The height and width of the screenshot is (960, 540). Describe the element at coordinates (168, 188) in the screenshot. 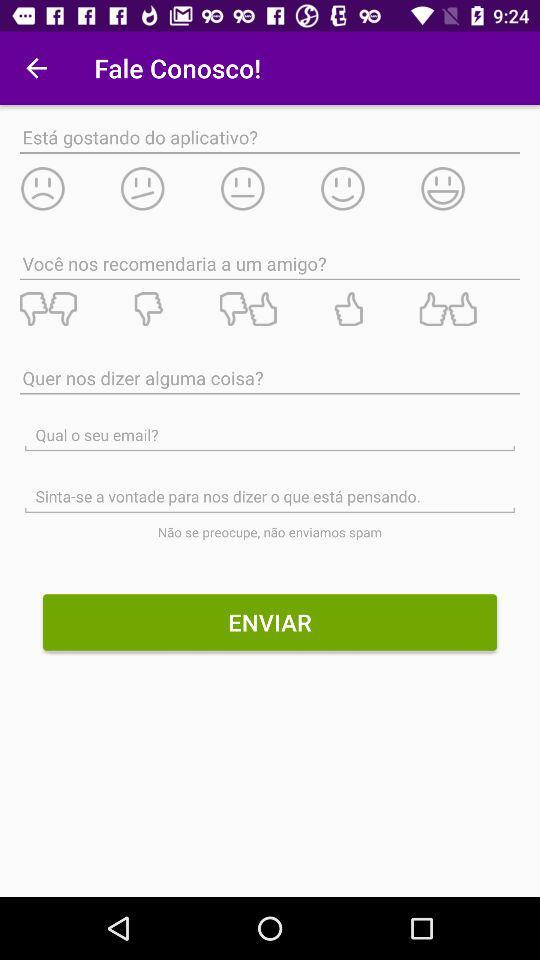

I see `rate the app` at that location.